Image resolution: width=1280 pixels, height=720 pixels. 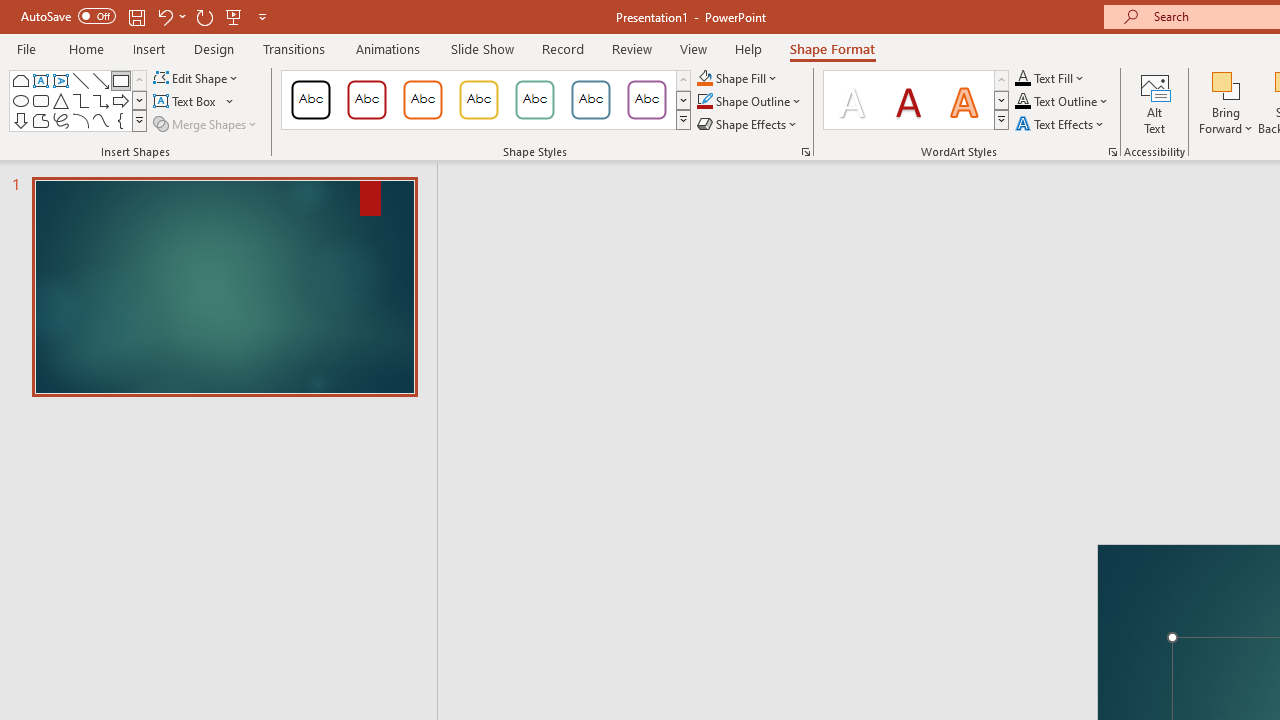 What do you see at coordinates (907, 100) in the screenshot?
I see `'Fill: Dark Red, Accent color 1; Shadow'` at bounding box center [907, 100].